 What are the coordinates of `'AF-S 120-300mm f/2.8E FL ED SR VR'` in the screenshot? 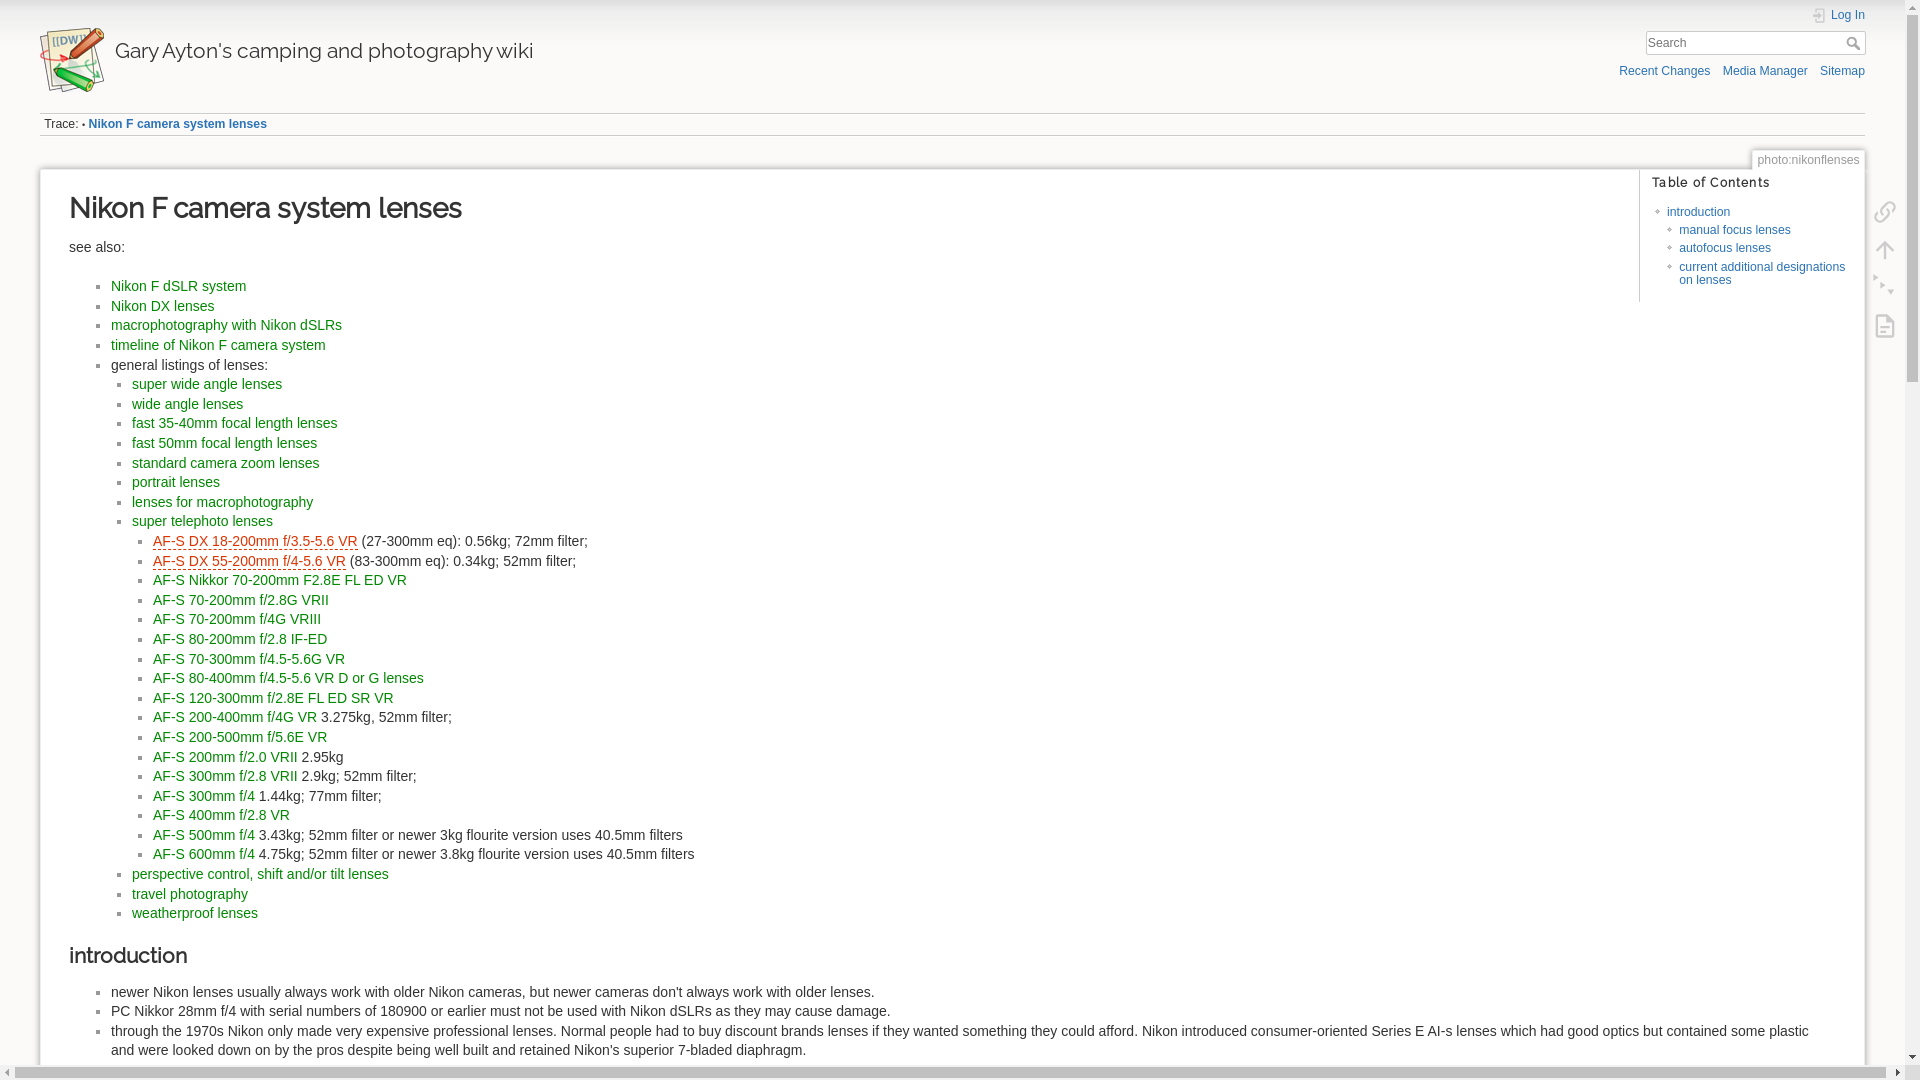 It's located at (272, 697).